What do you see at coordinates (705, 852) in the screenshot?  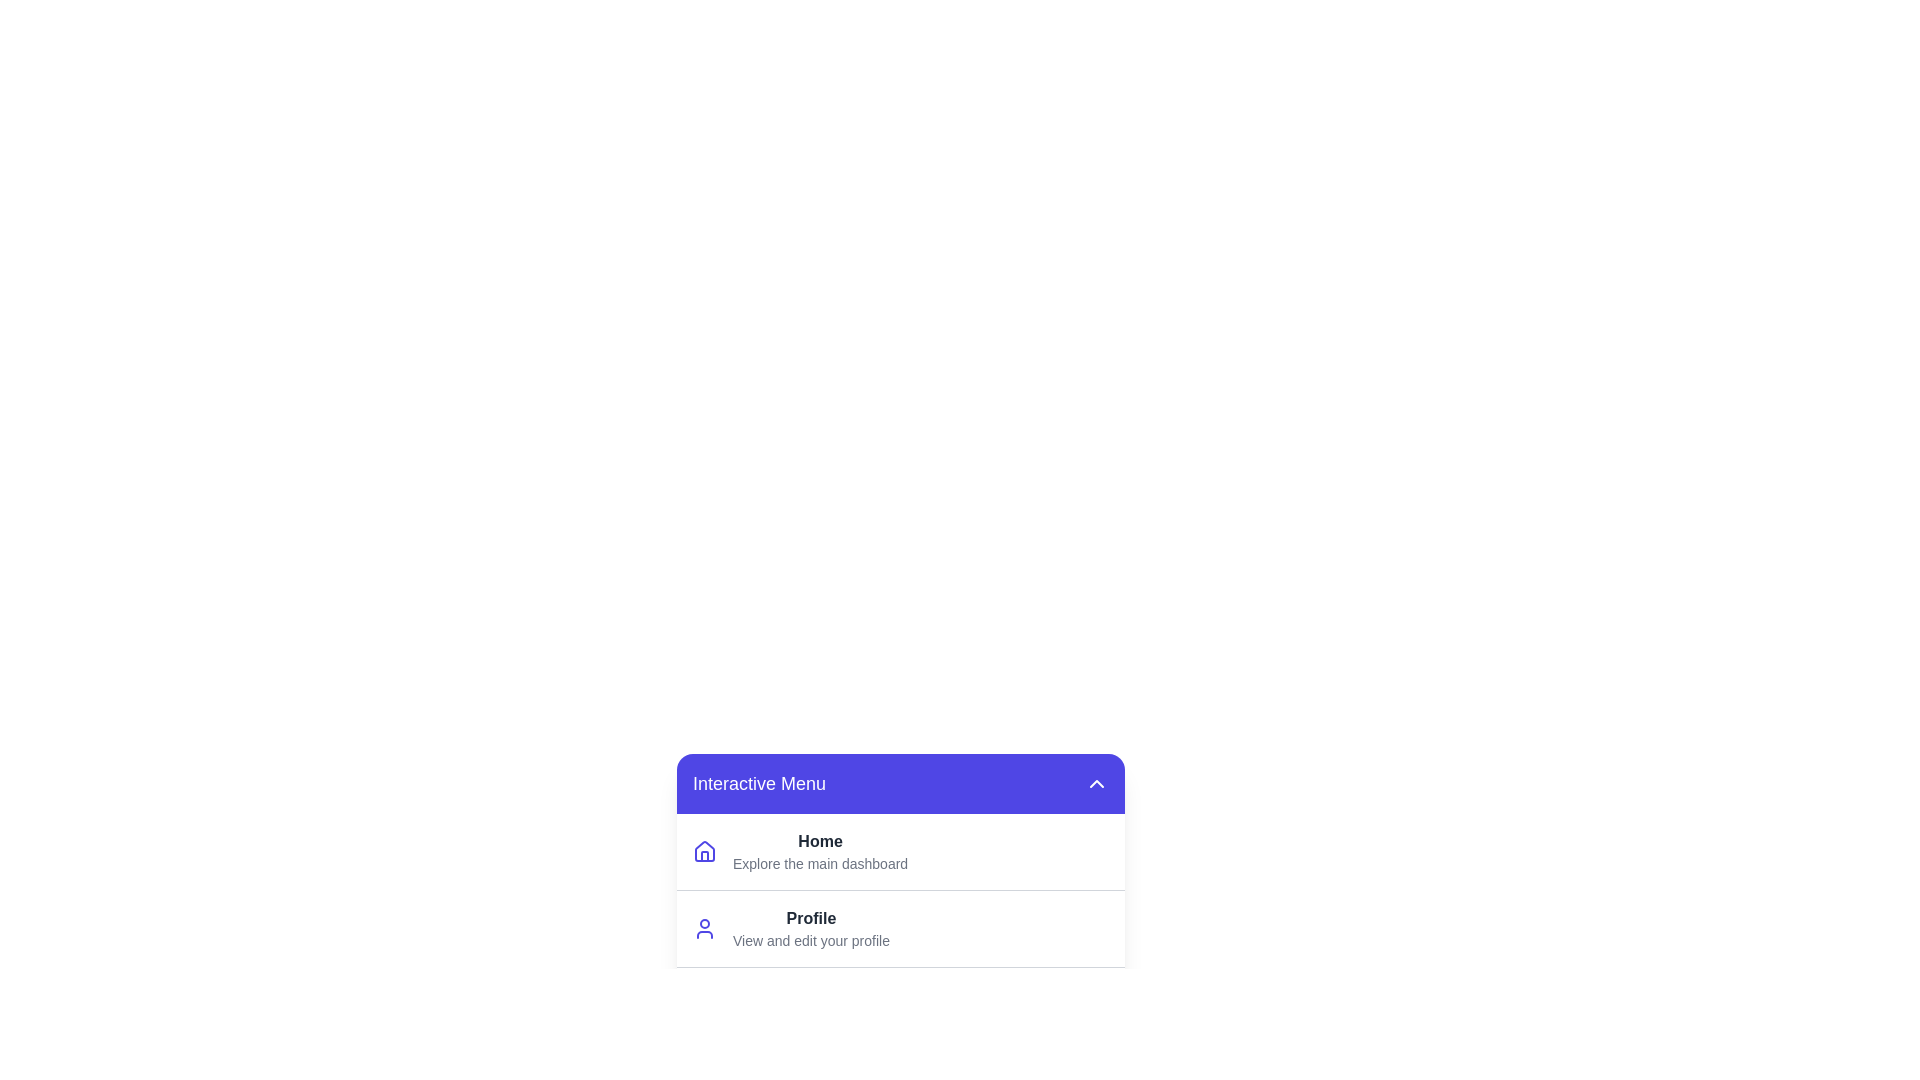 I see `the menu section Home by clicking its icon` at bounding box center [705, 852].